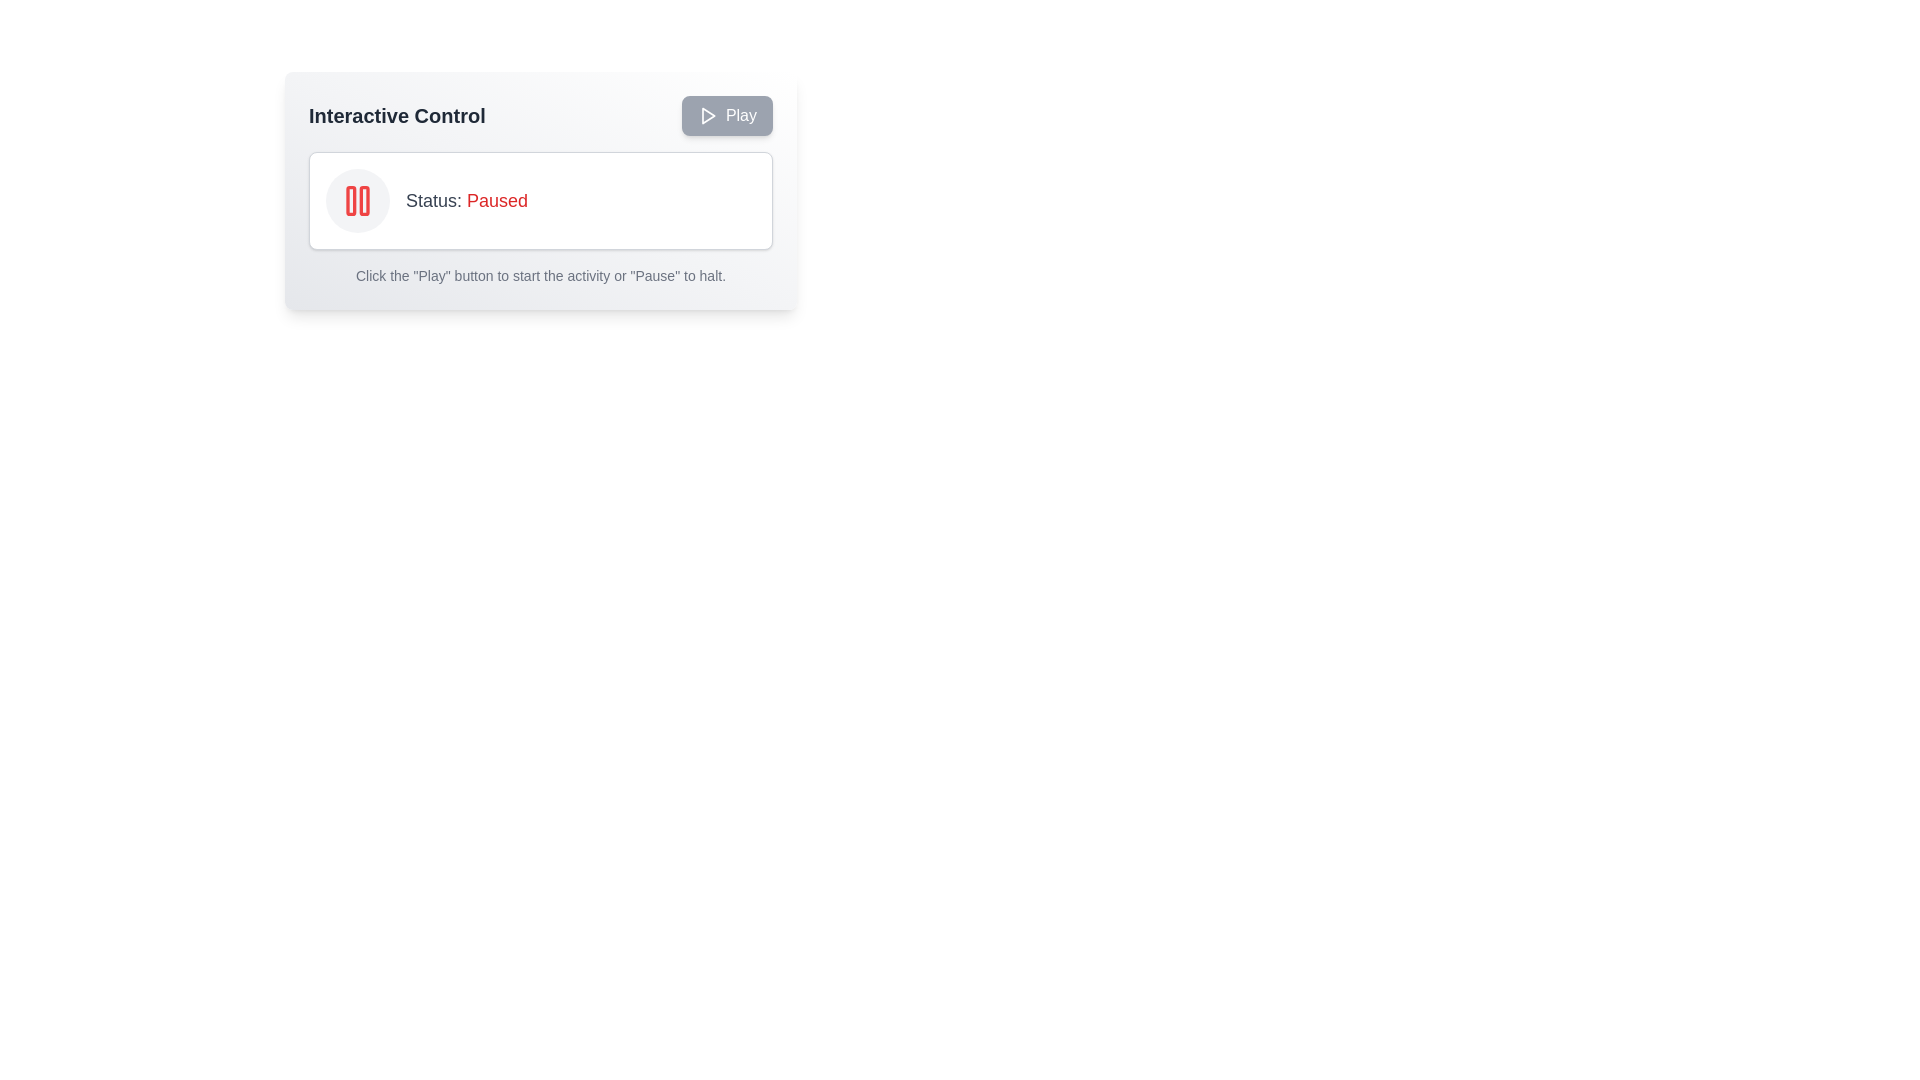 The width and height of the screenshot is (1920, 1080). I want to click on the second rectangle (right bar) of the pause icon located in the top-left segment of the UI, which is part of the visual representation of the paused state of the application, so click(364, 200).